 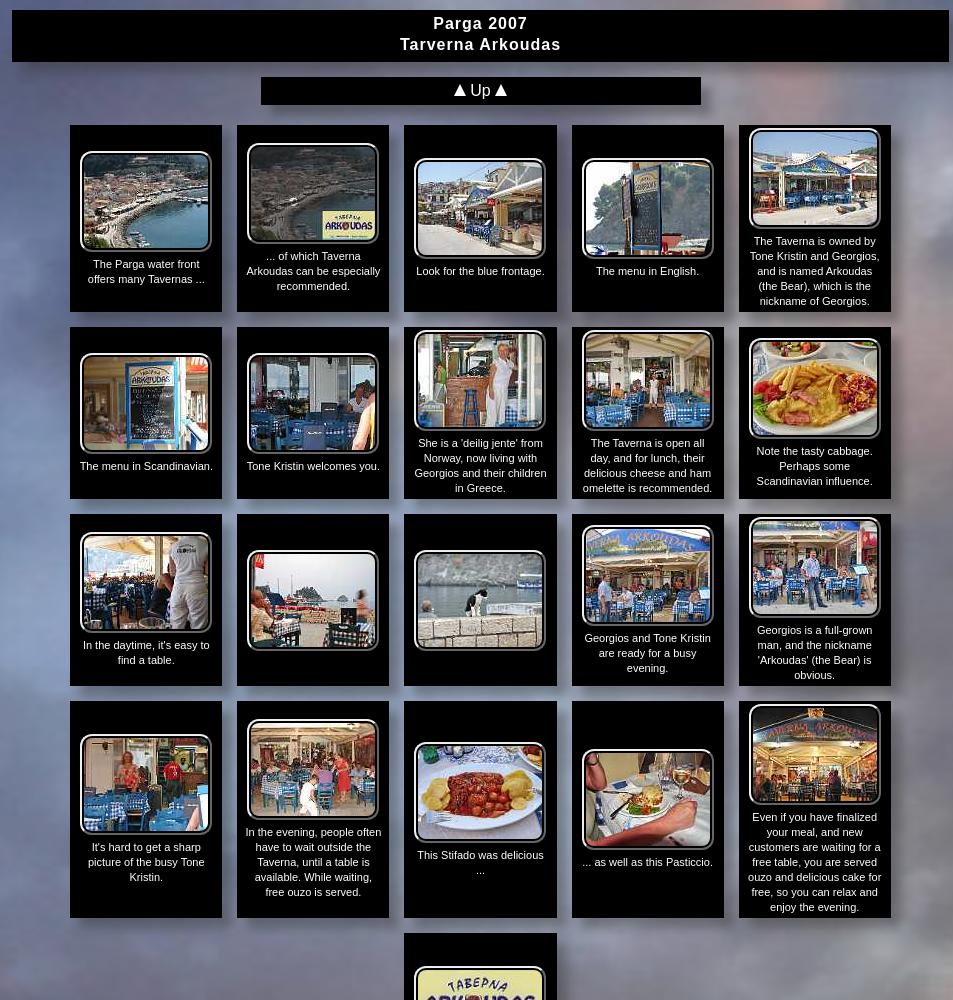 I want to click on 'In the evening, people often have to wait outside the Taverna, until a table is available. While waiting, free ouzo is served.', so click(x=311, y=861).